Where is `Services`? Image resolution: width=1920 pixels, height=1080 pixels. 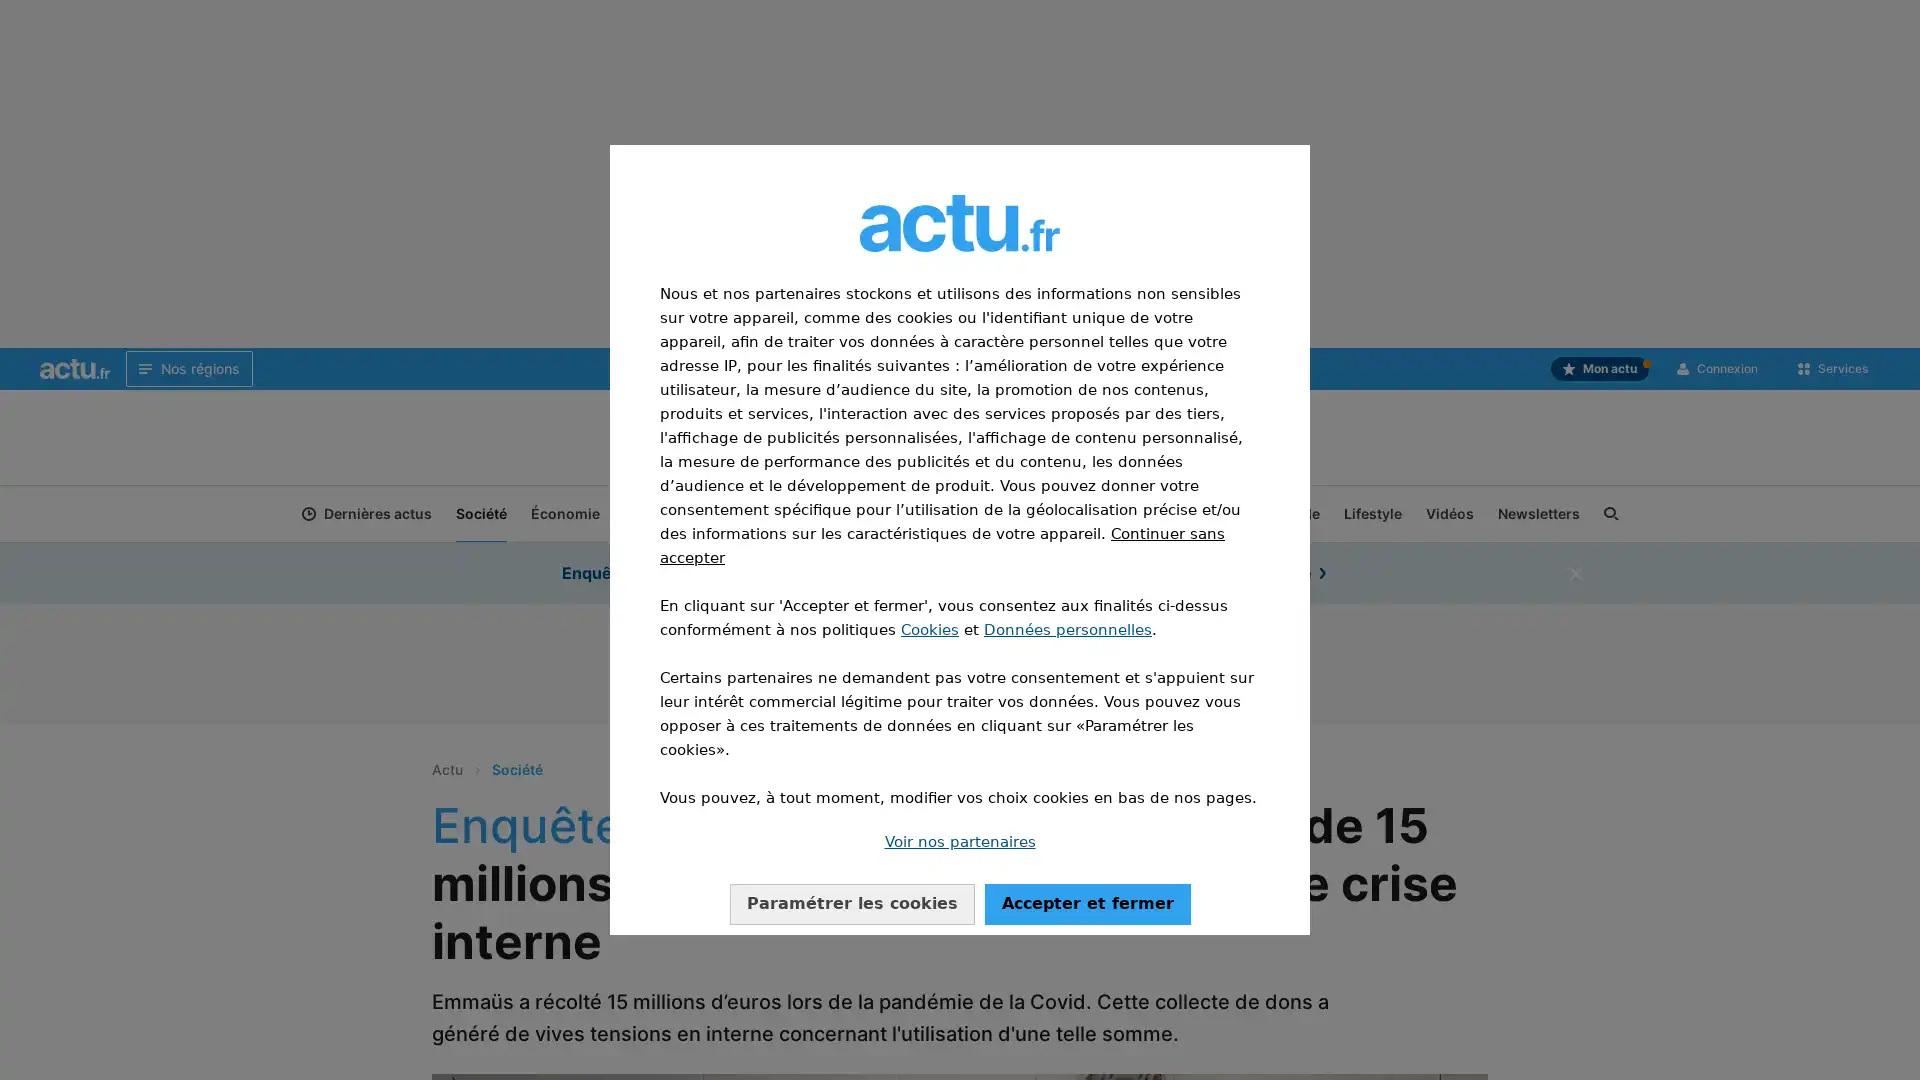 Services is located at coordinates (1833, 369).